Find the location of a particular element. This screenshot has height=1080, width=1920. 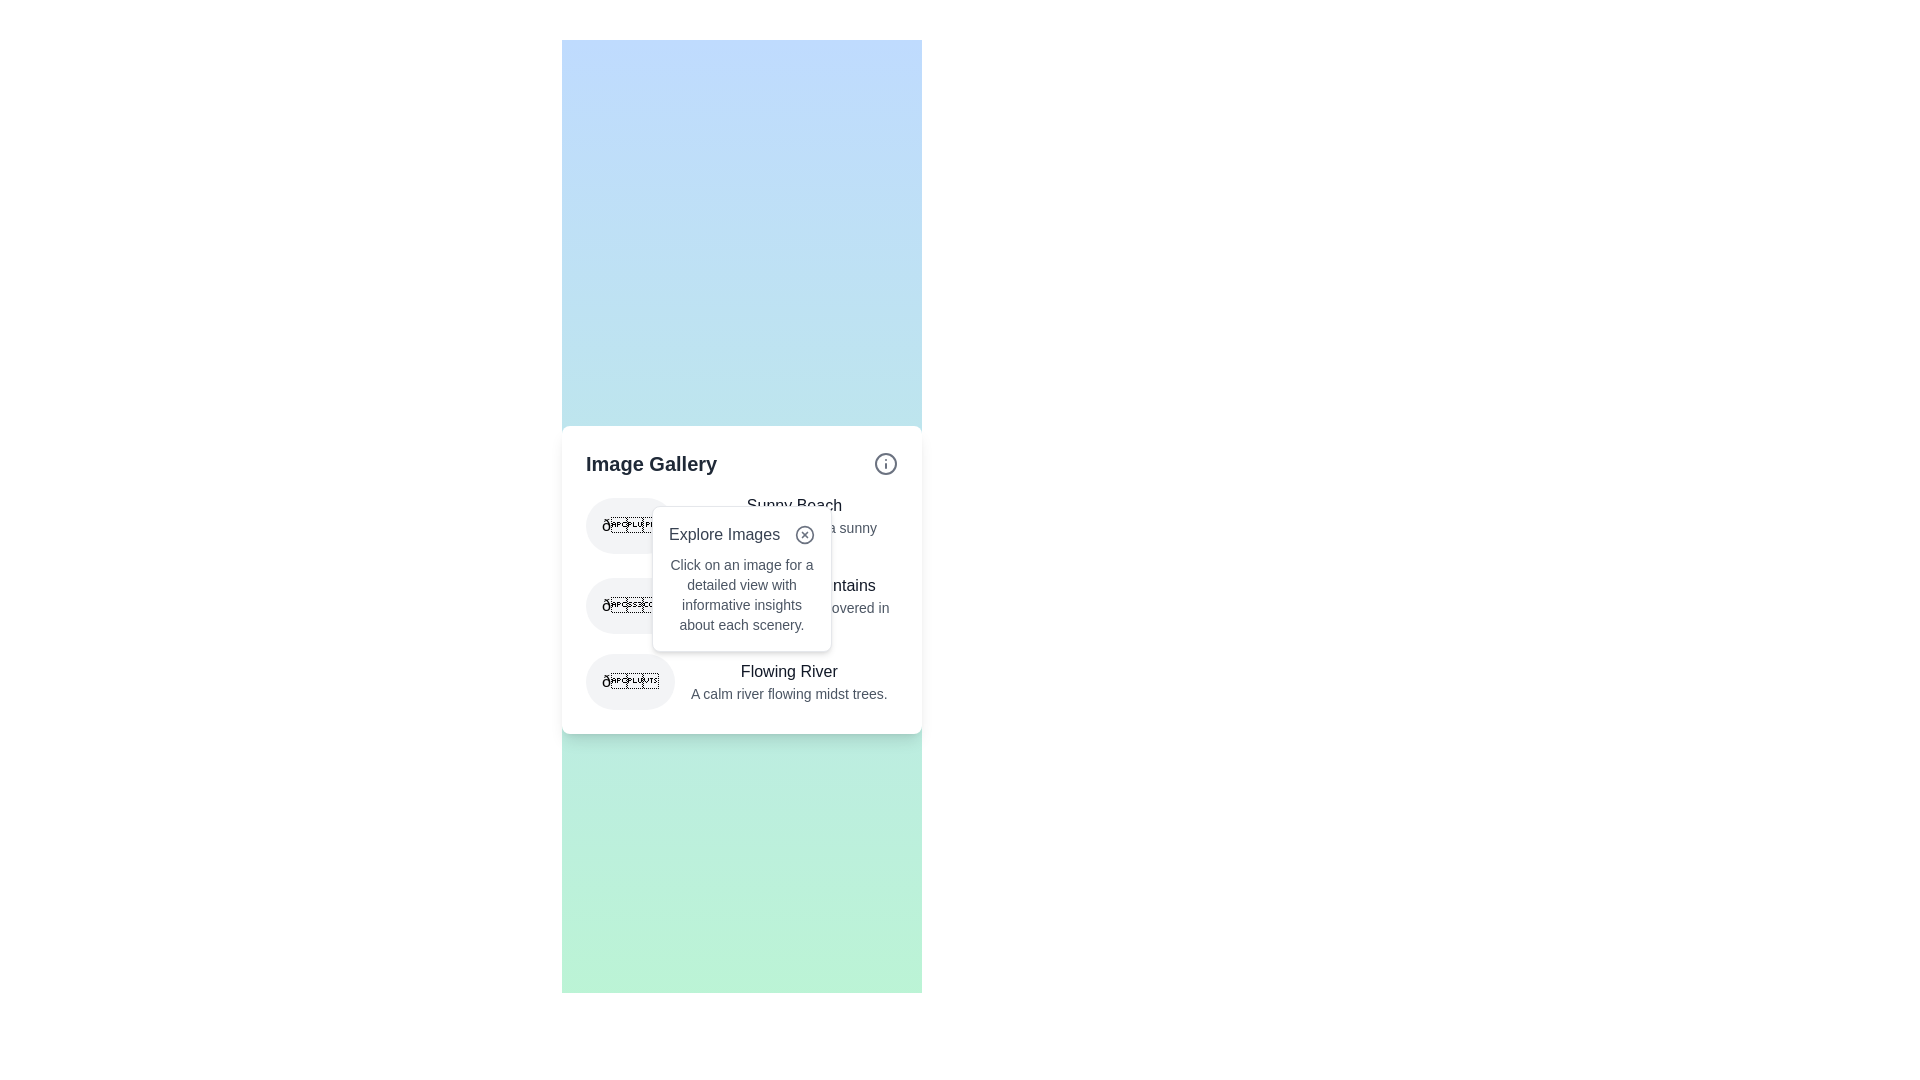

the list item featuring an emoji icon and descriptive text, located at the bottom of the vertical list in the 'Image Gallery' card, which is the third item below 'Sunny Beach' and 'Majestic Mountains.' is located at coordinates (741, 681).